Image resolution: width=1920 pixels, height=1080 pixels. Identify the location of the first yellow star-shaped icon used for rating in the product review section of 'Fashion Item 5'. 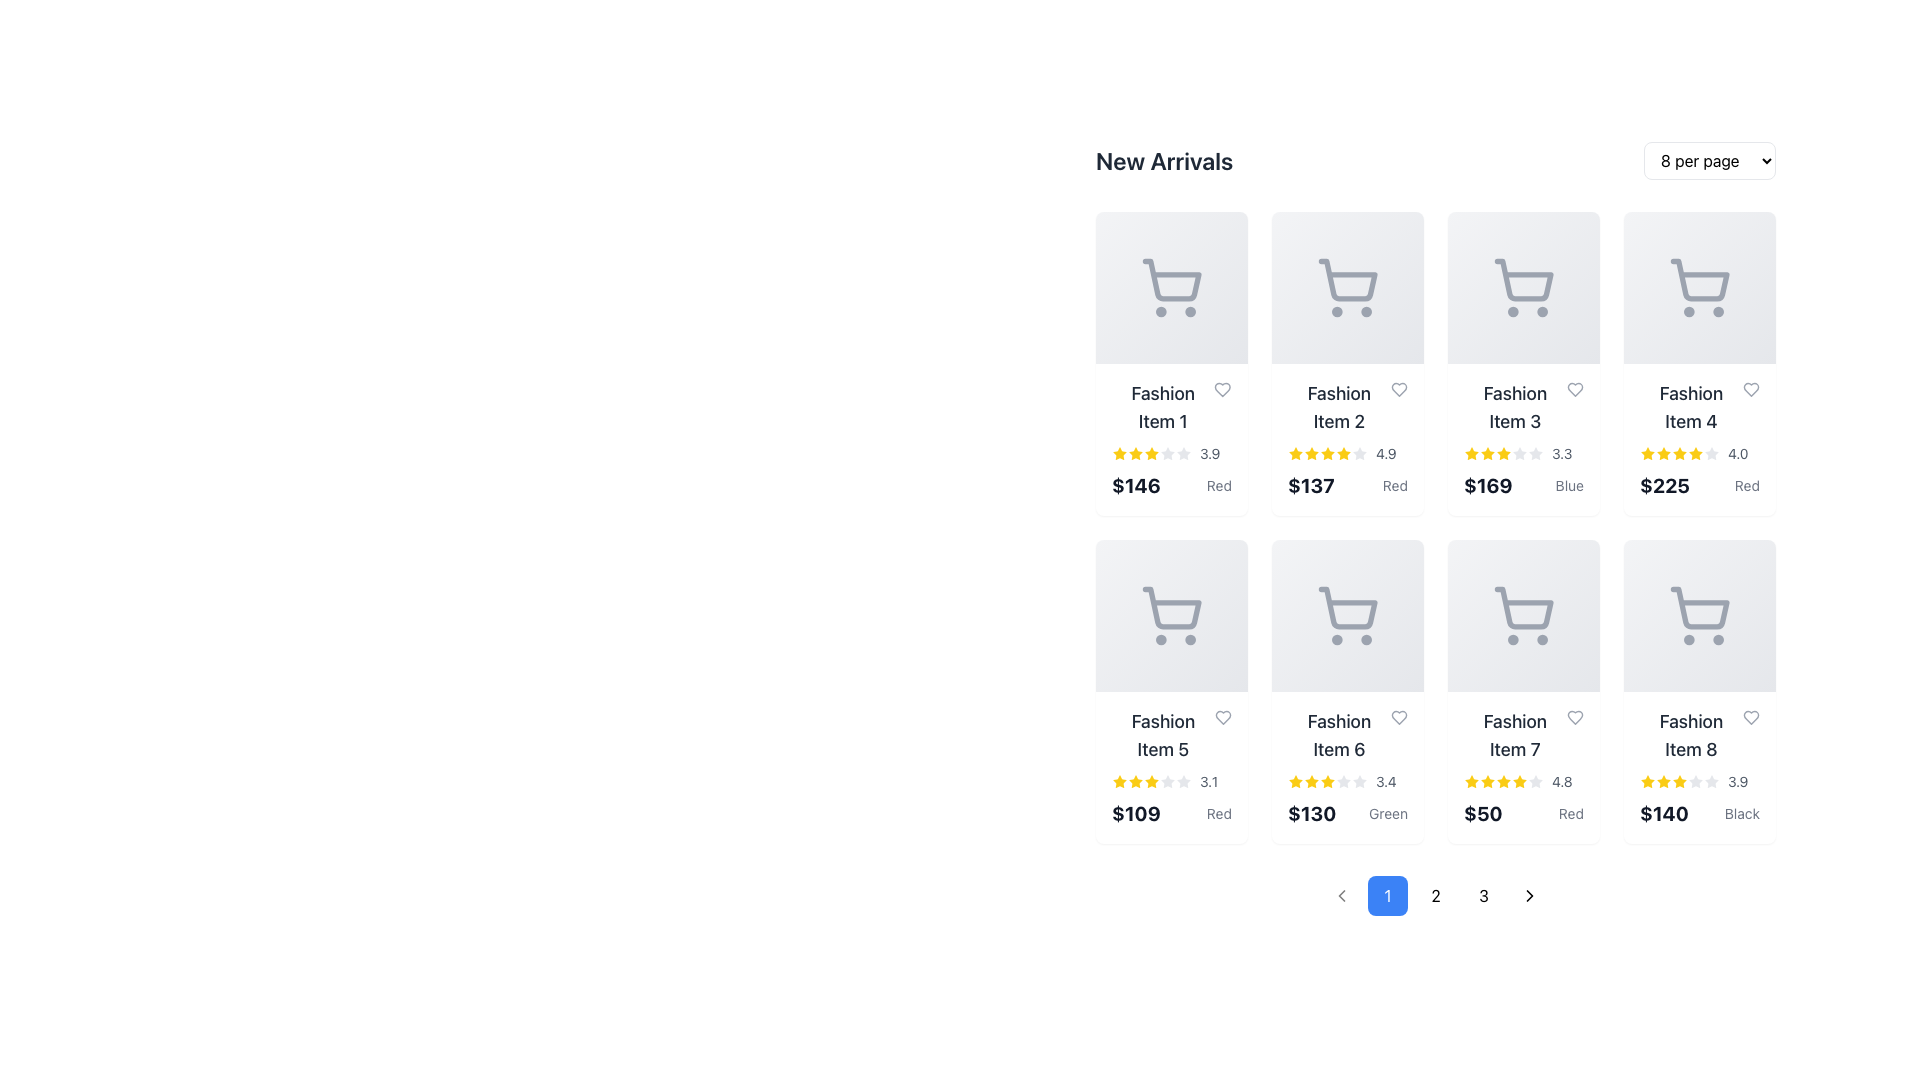
(1118, 781).